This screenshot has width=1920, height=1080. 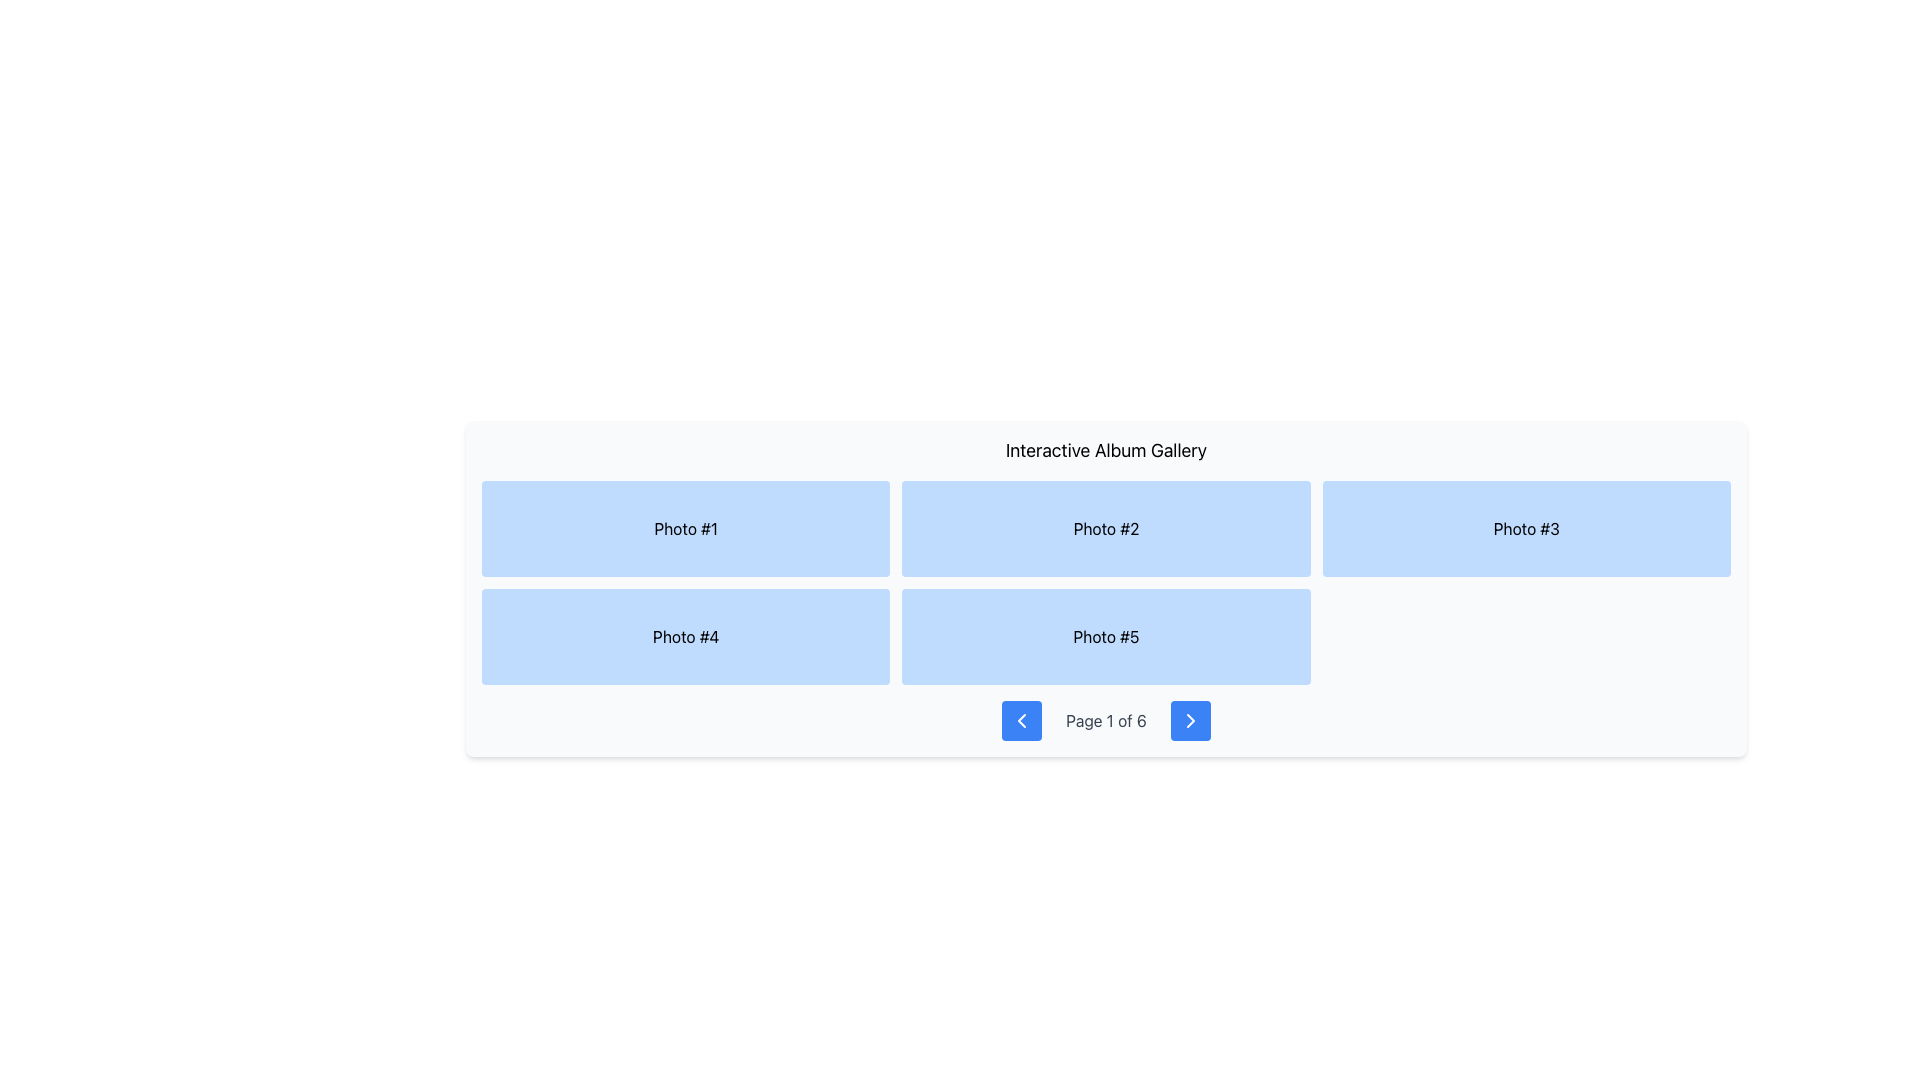 What do you see at coordinates (1022, 721) in the screenshot?
I see `the left-pointing chevron-shaped SVG icon within the circular button at the bottom center of the page` at bounding box center [1022, 721].